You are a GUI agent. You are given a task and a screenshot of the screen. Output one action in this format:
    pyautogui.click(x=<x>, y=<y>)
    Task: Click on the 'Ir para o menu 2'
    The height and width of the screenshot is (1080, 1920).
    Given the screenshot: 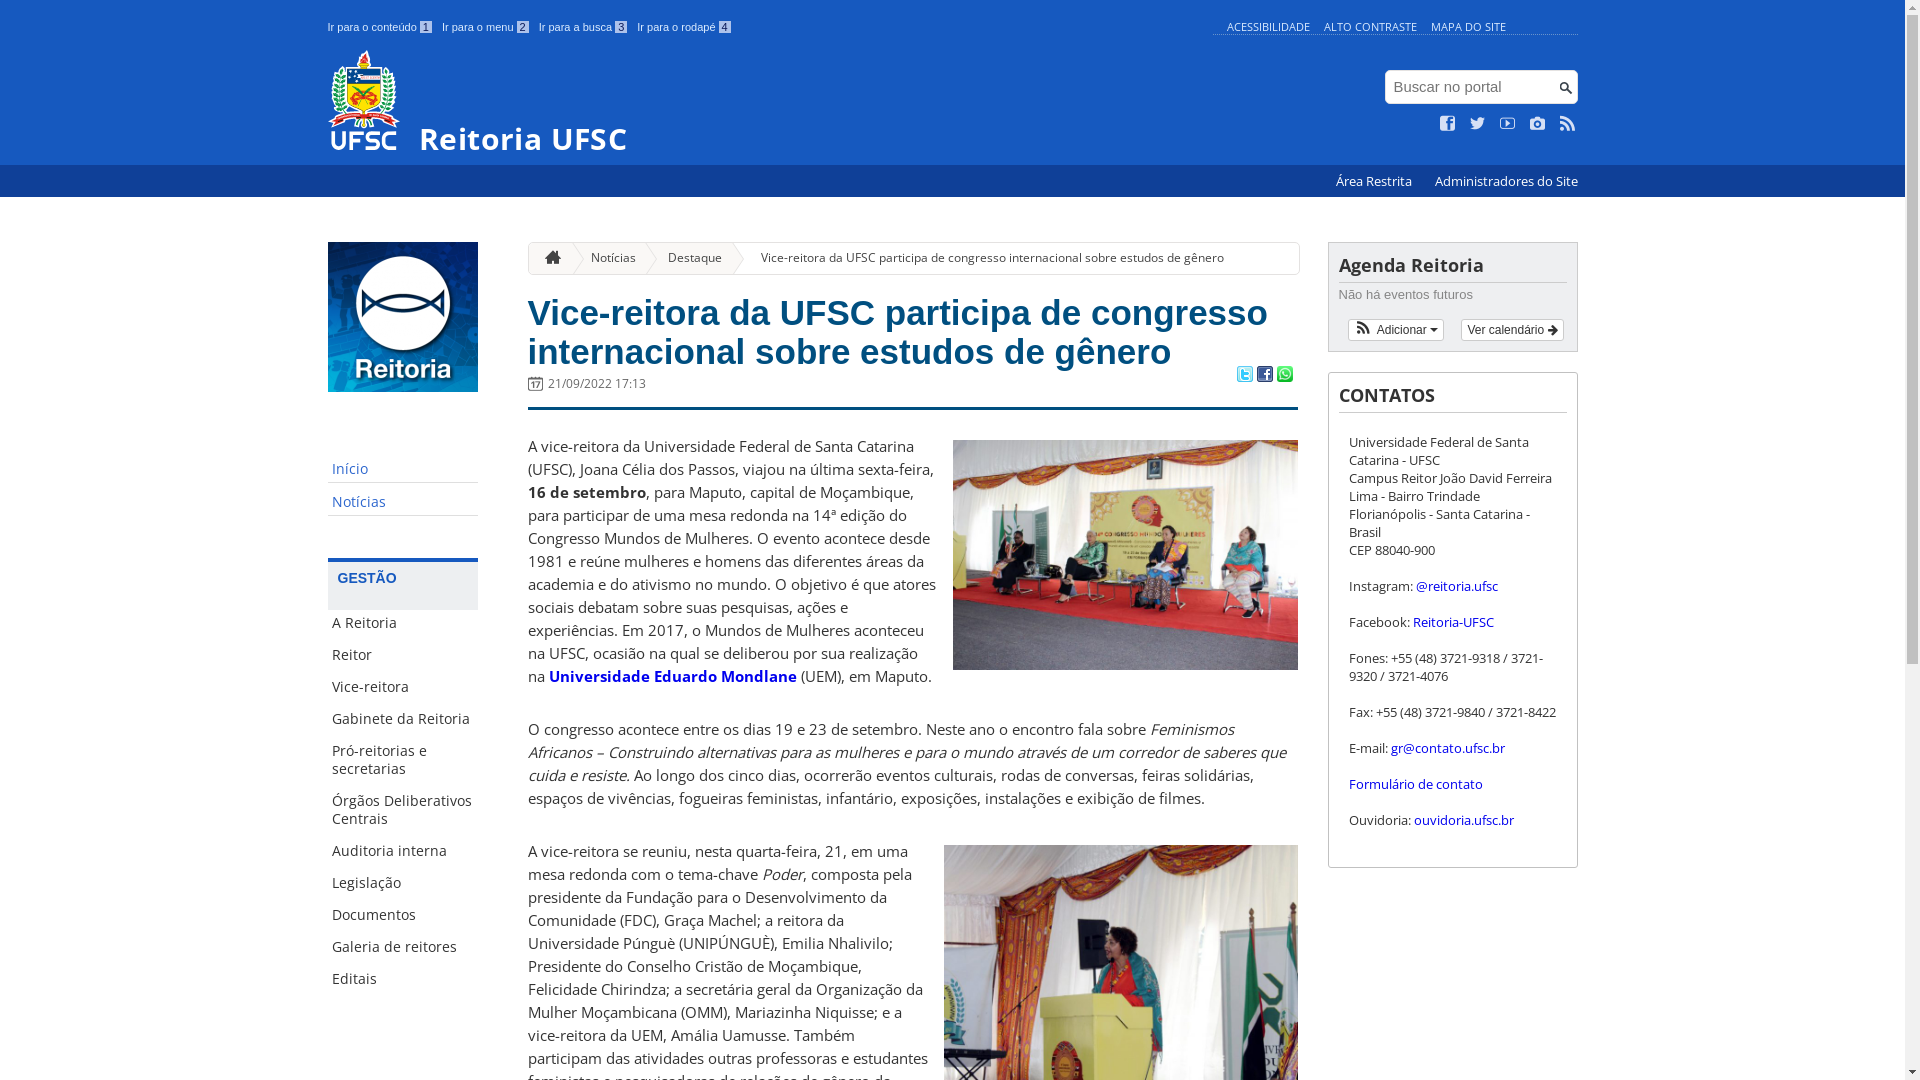 What is the action you would take?
    pyautogui.click(x=485, y=27)
    